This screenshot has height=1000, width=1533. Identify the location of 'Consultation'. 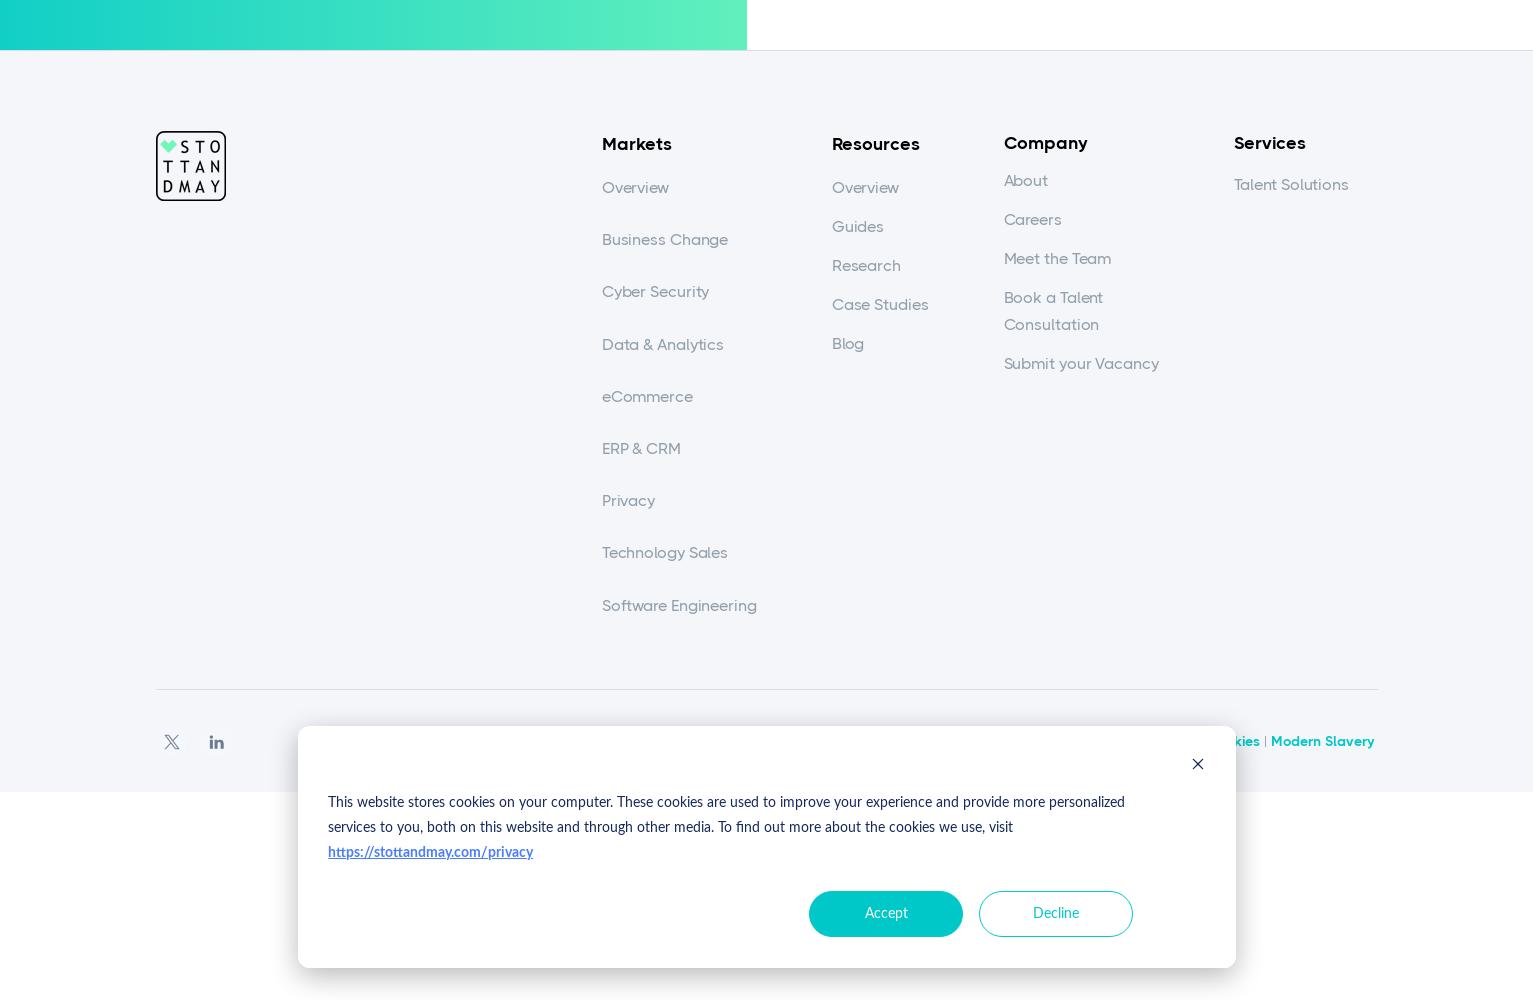
(1002, 323).